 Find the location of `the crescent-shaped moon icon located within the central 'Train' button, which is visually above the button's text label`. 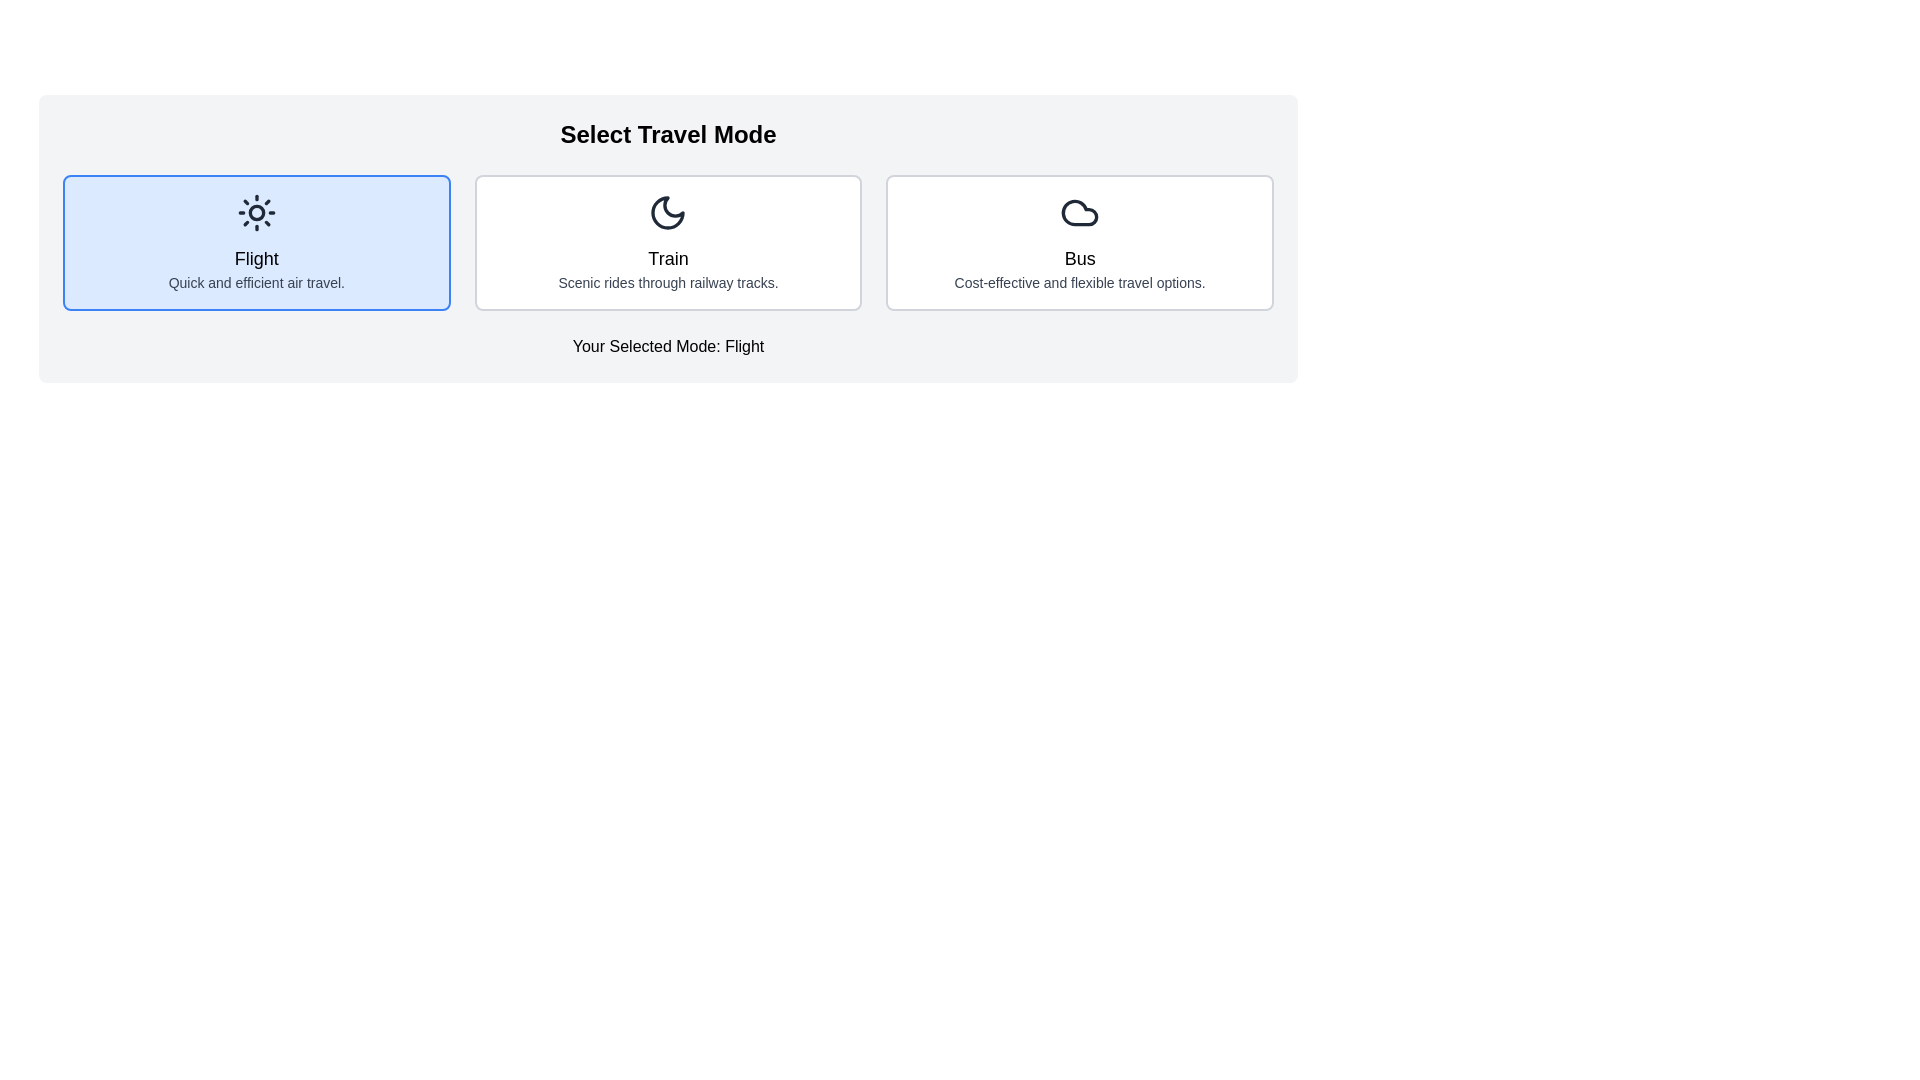

the crescent-shaped moon icon located within the central 'Train' button, which is visually above the button's text label is located at coordinates (668, 212).